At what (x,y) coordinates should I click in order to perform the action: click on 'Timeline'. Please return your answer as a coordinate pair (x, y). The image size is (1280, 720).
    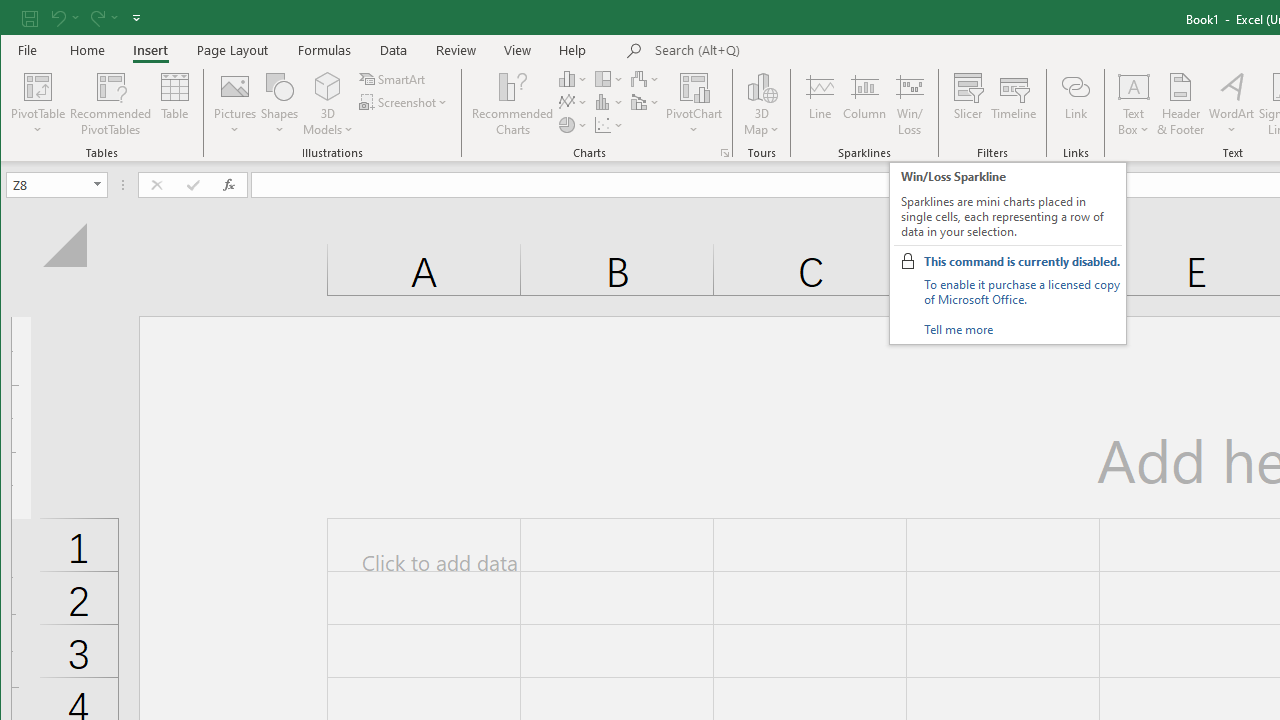
    Looking at the image, I should click on (1014, 104).